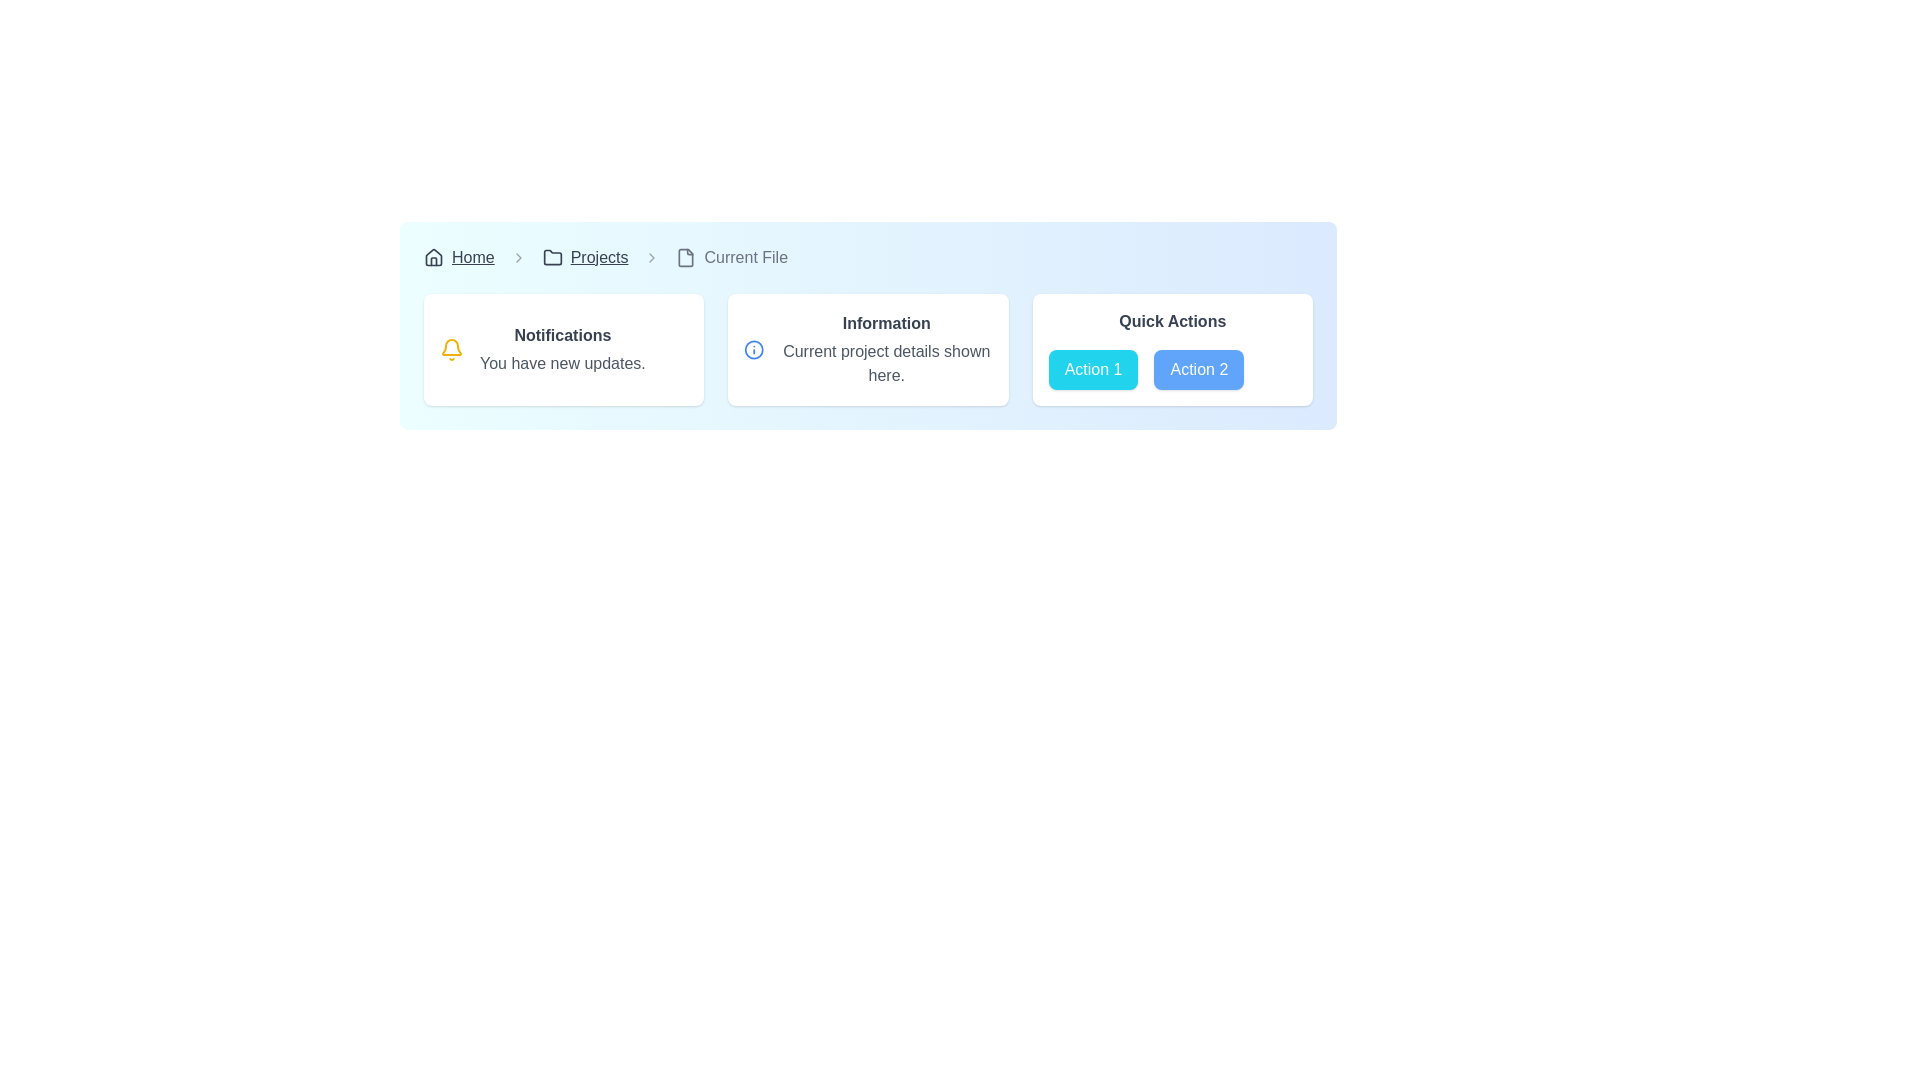  What do you see at coordinates (432, 257) in the screenshot?
I see `the minimalist house-shaped SVG icon located at the leftmost side of the breadcrumbs layout` at bounding box center [432, 257].